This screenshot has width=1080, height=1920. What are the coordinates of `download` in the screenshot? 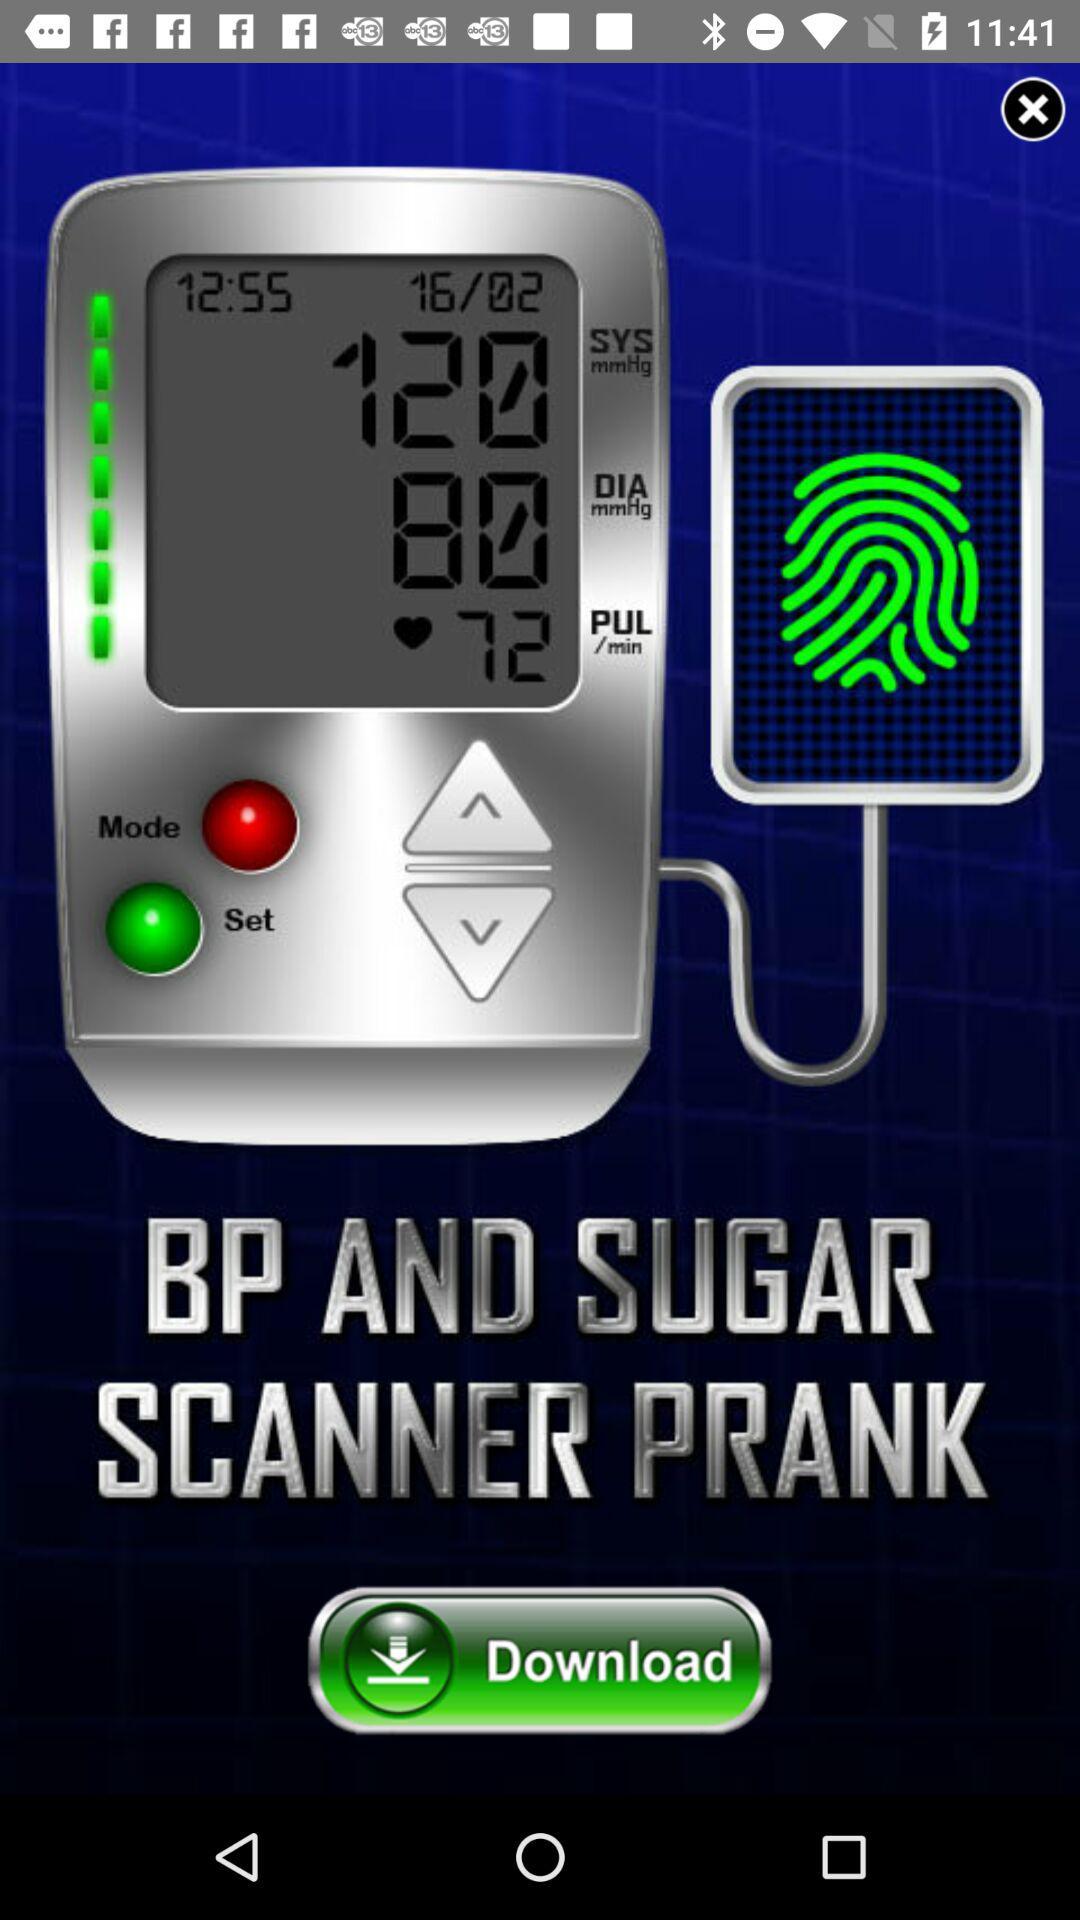 It's located at (540, 1661).